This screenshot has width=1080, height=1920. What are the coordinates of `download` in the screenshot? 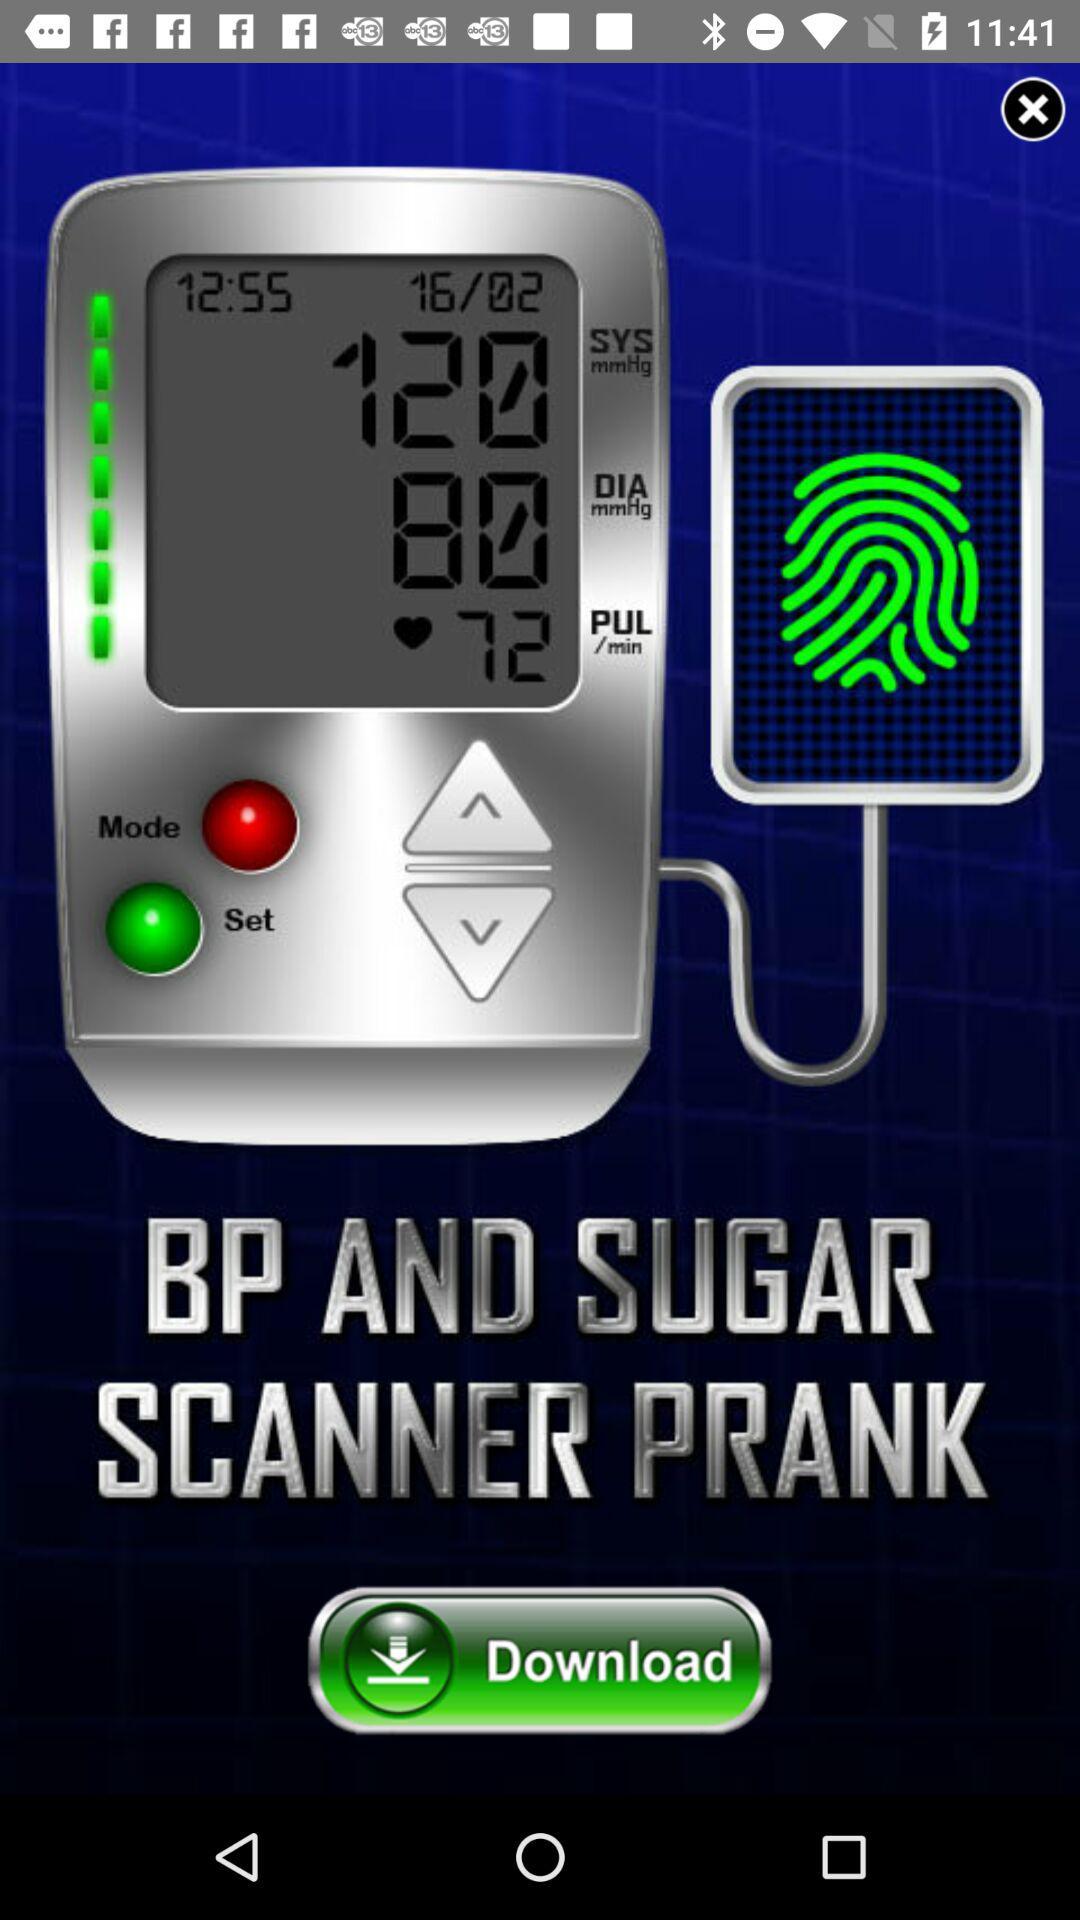 It's located at (540, 1661).